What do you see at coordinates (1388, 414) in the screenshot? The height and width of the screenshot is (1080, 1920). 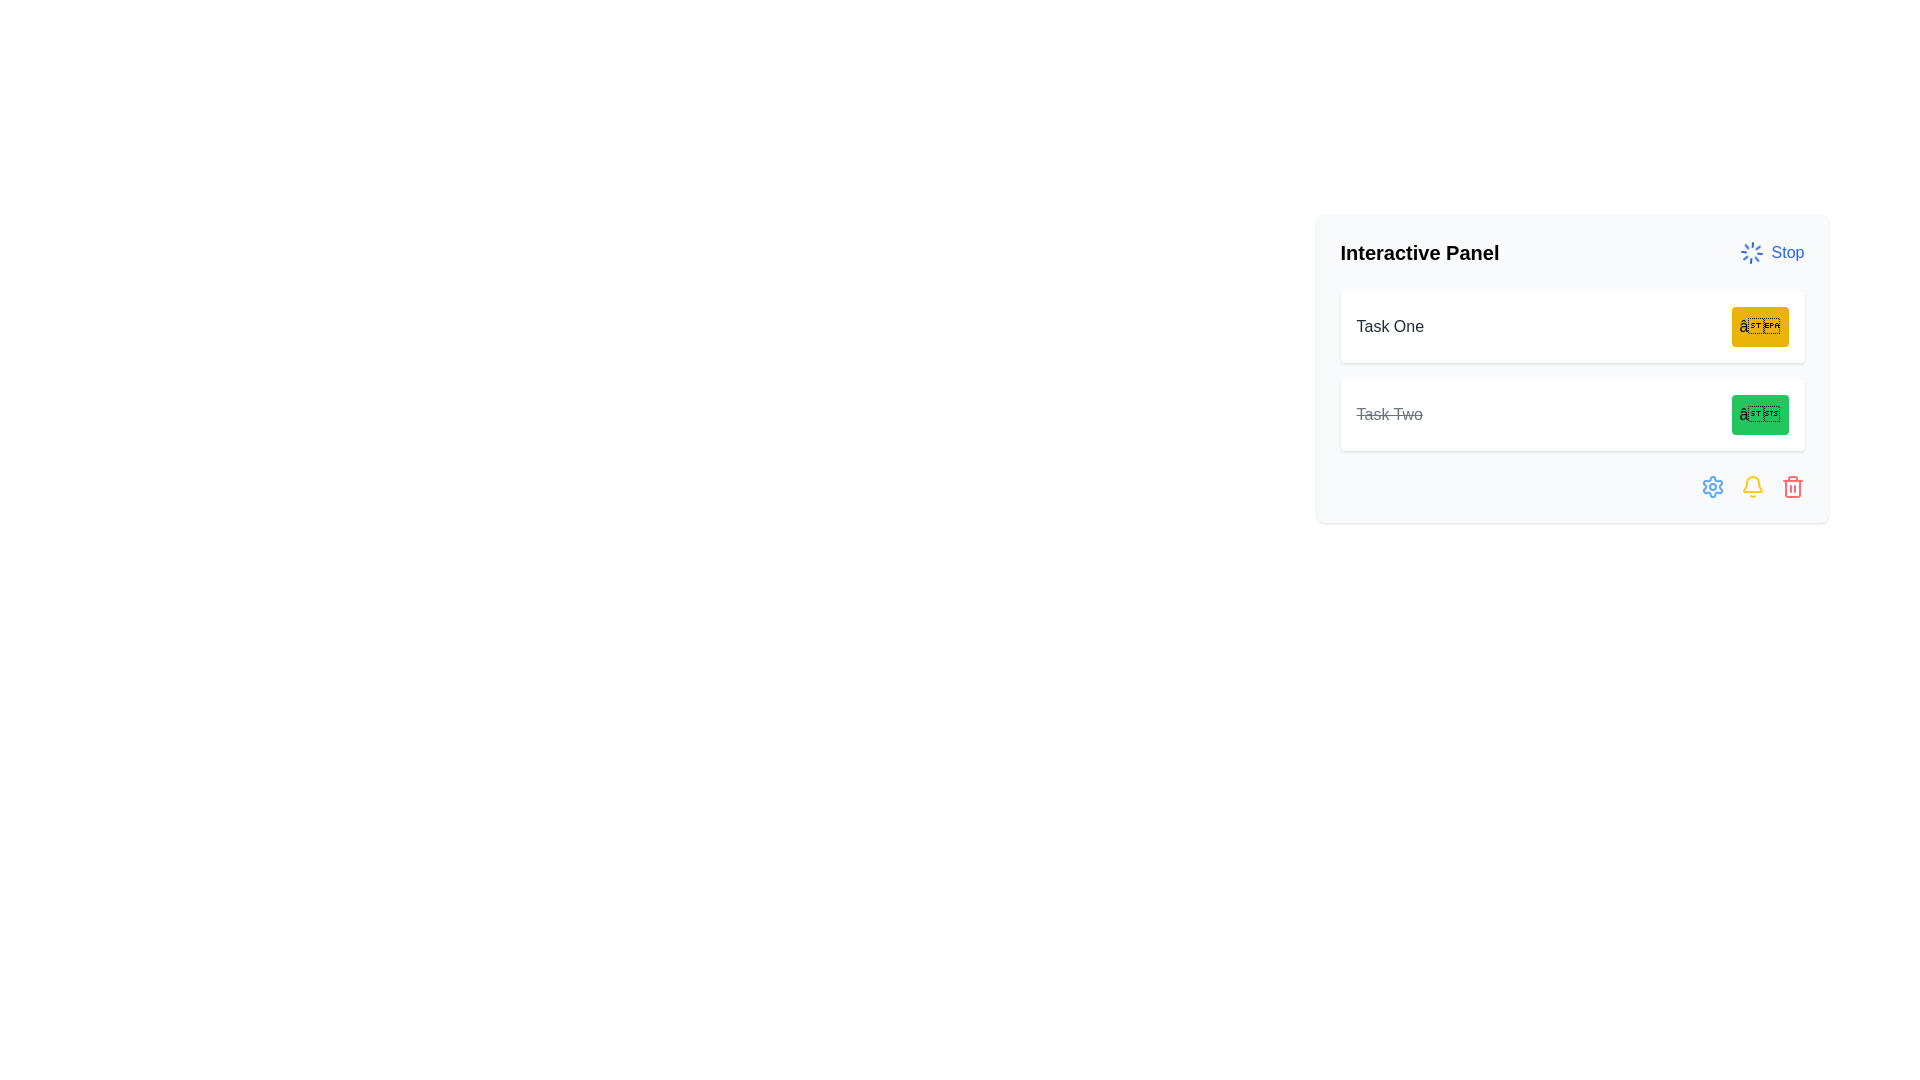 I see `the text label displaying 'Task Two' which has a strikethrough decoration and gray color, indicating completion` at bounding box center [1388, 414].